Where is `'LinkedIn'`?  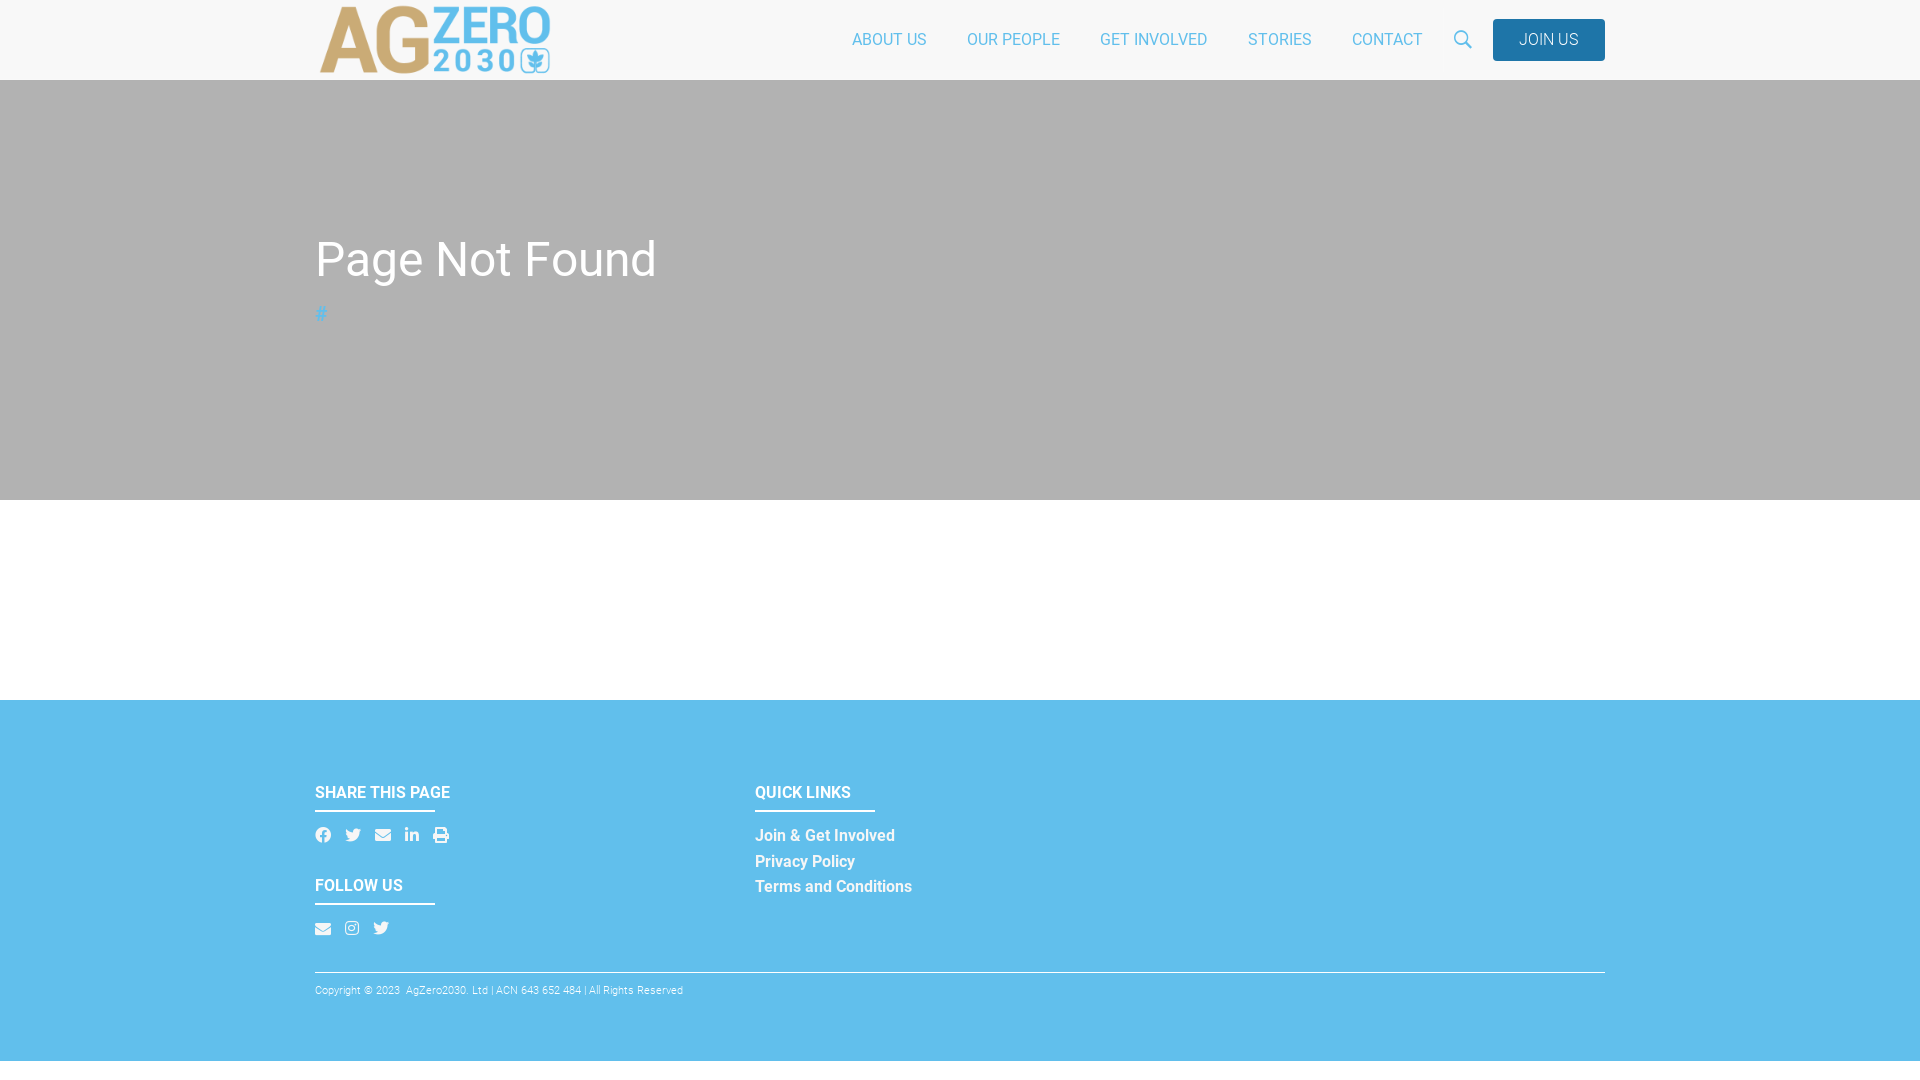
'LinkedIn' is located at coordinates (411, 834).